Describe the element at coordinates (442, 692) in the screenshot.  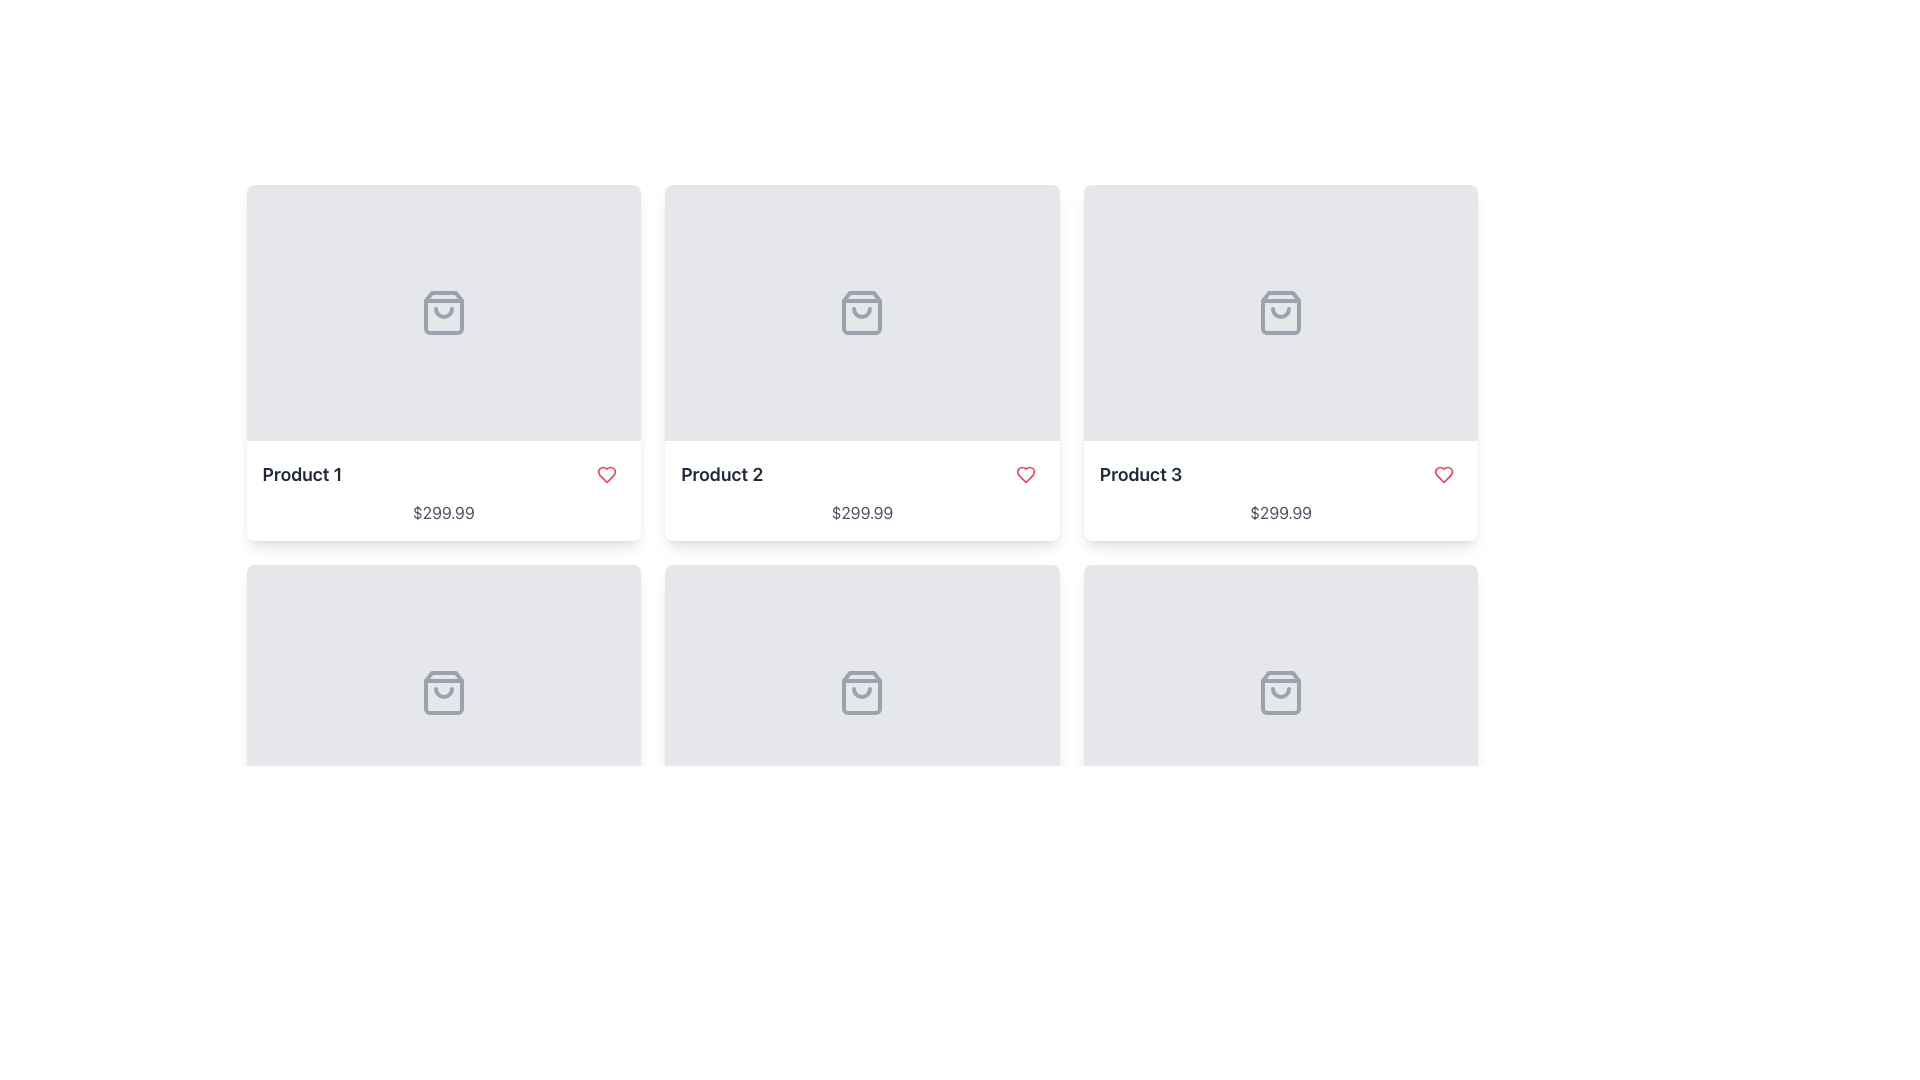
I see `the shopping bag icon, which is a minimalist line-art design in gray, located in the second row and second column of the grid layout` at that location.